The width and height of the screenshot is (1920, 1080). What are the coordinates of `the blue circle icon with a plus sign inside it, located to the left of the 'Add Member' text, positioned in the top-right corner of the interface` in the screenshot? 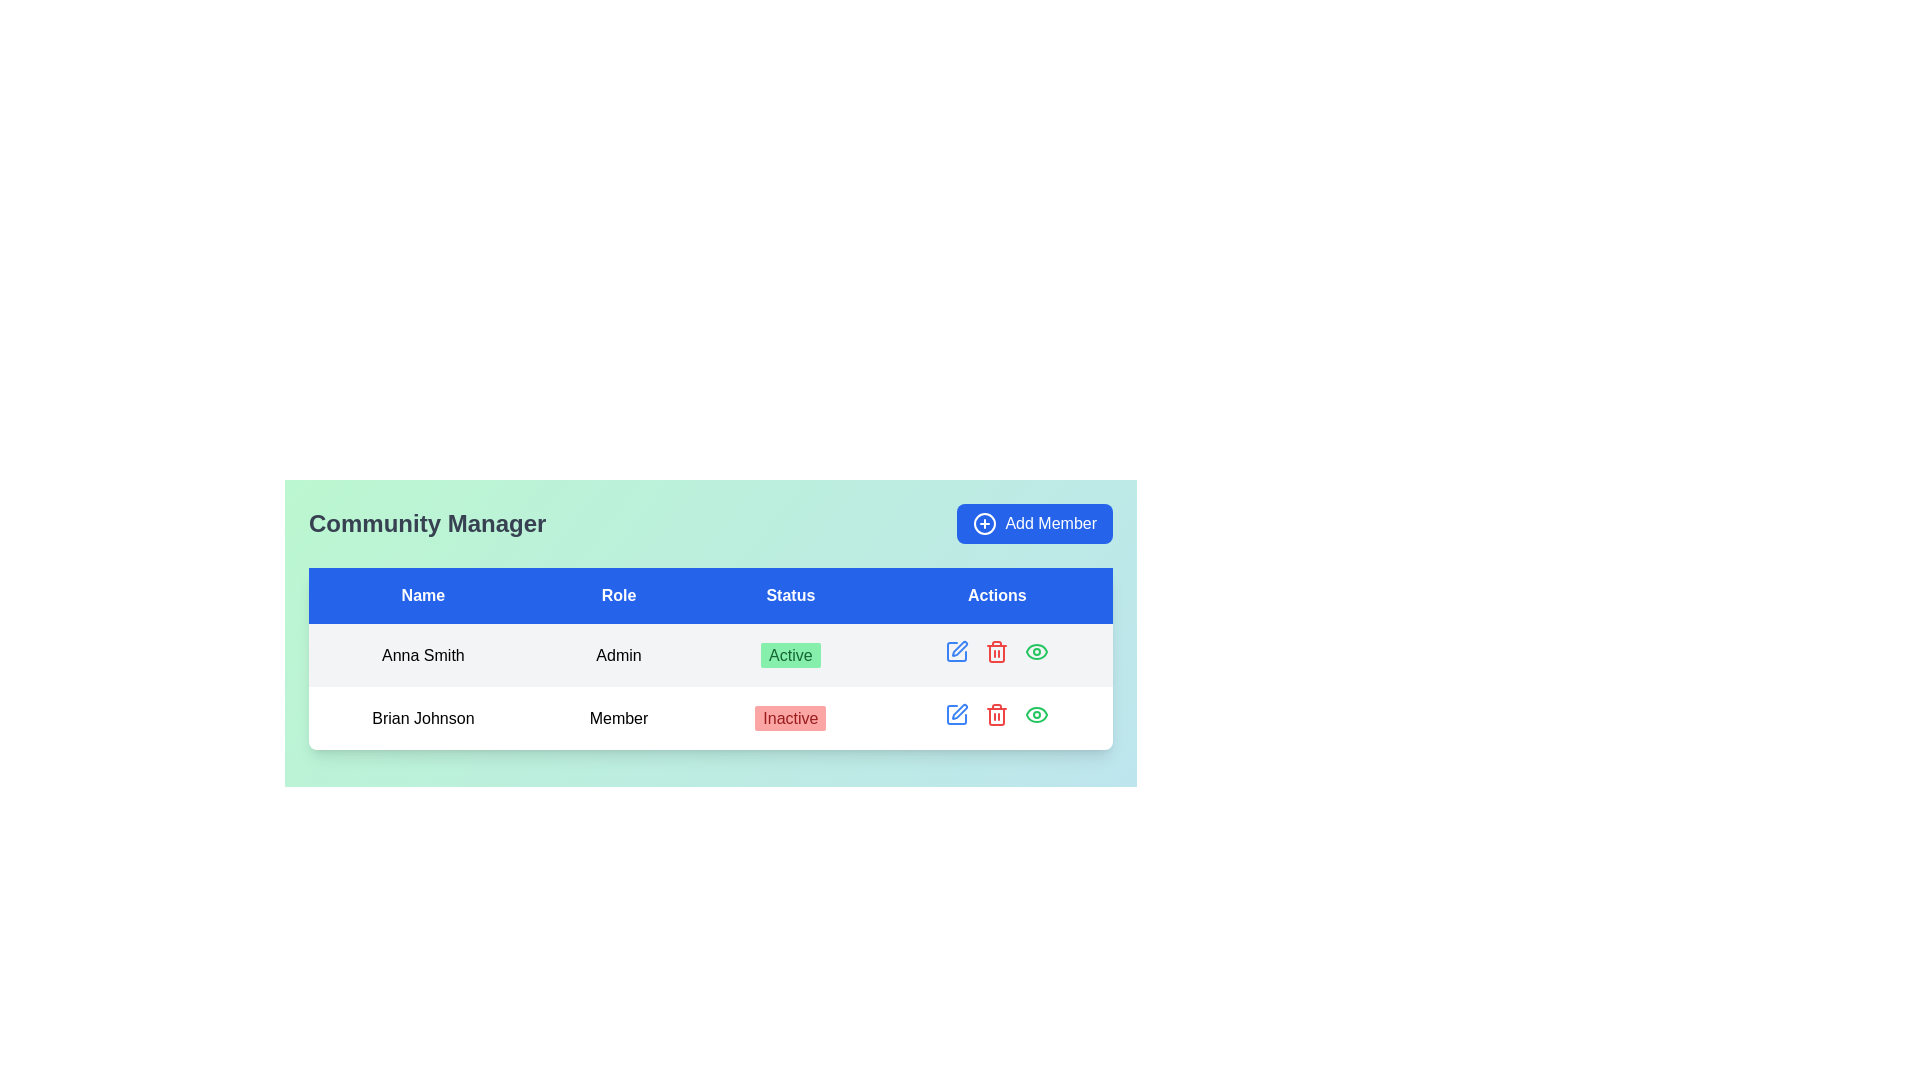 It's located at (985, 523).